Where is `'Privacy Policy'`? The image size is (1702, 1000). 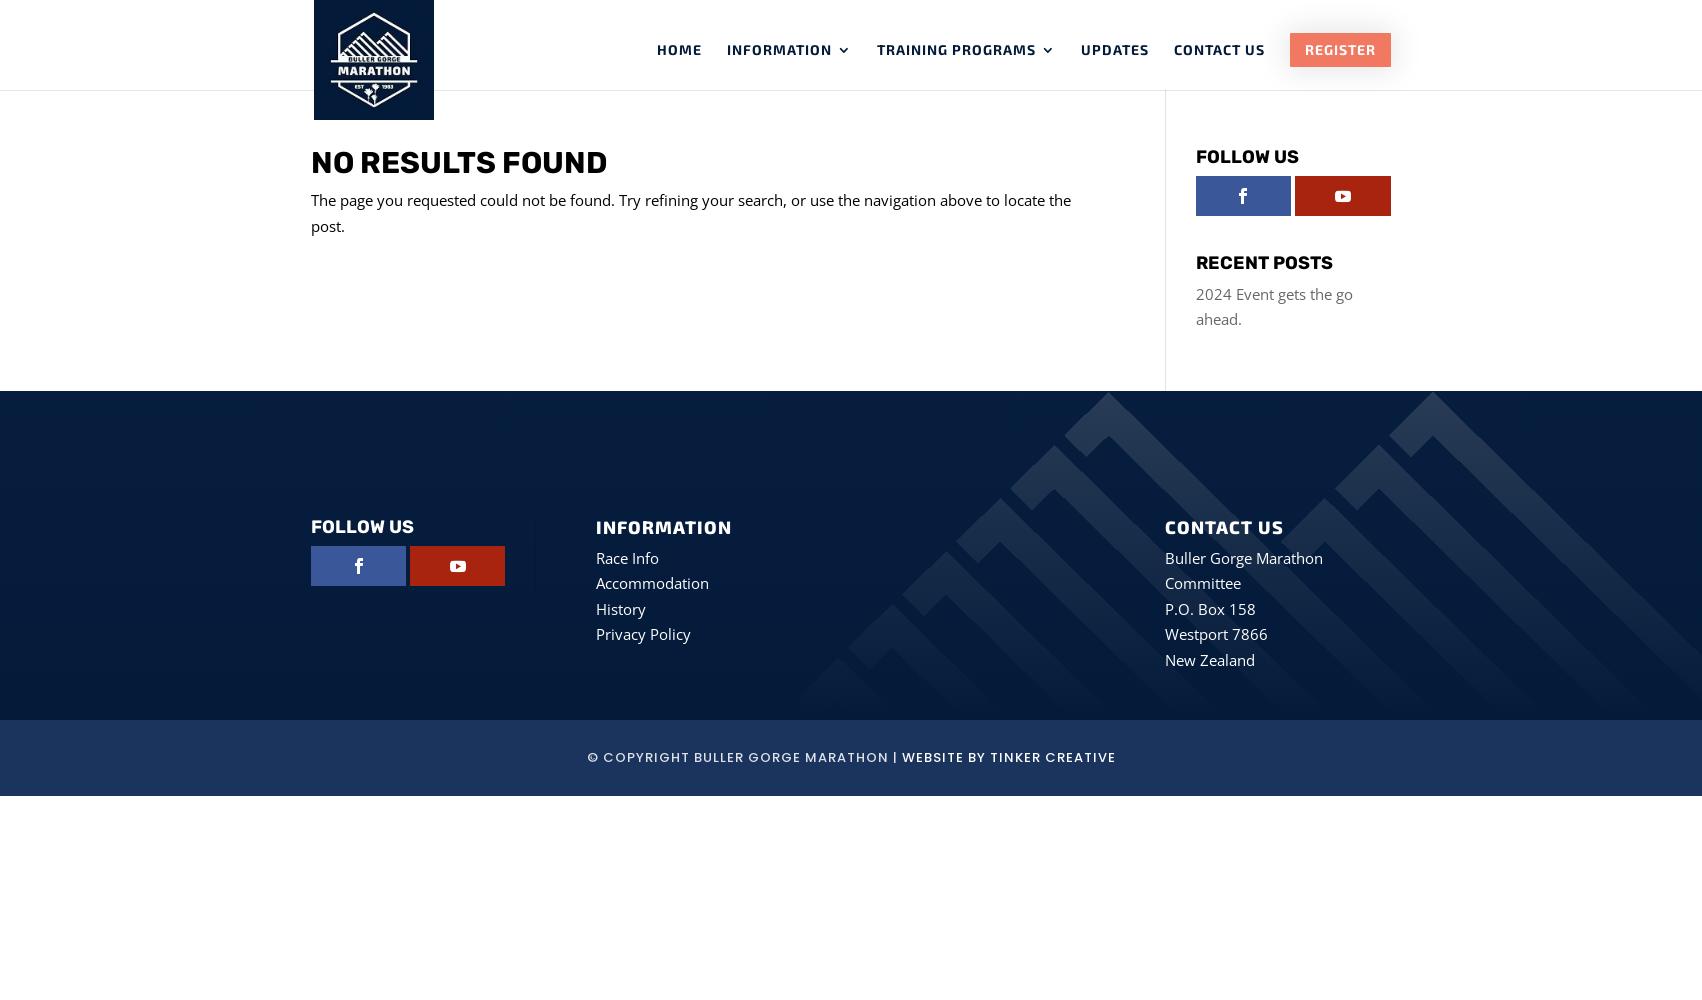
'Privacy Policy' is located at coordinates (642, 634).